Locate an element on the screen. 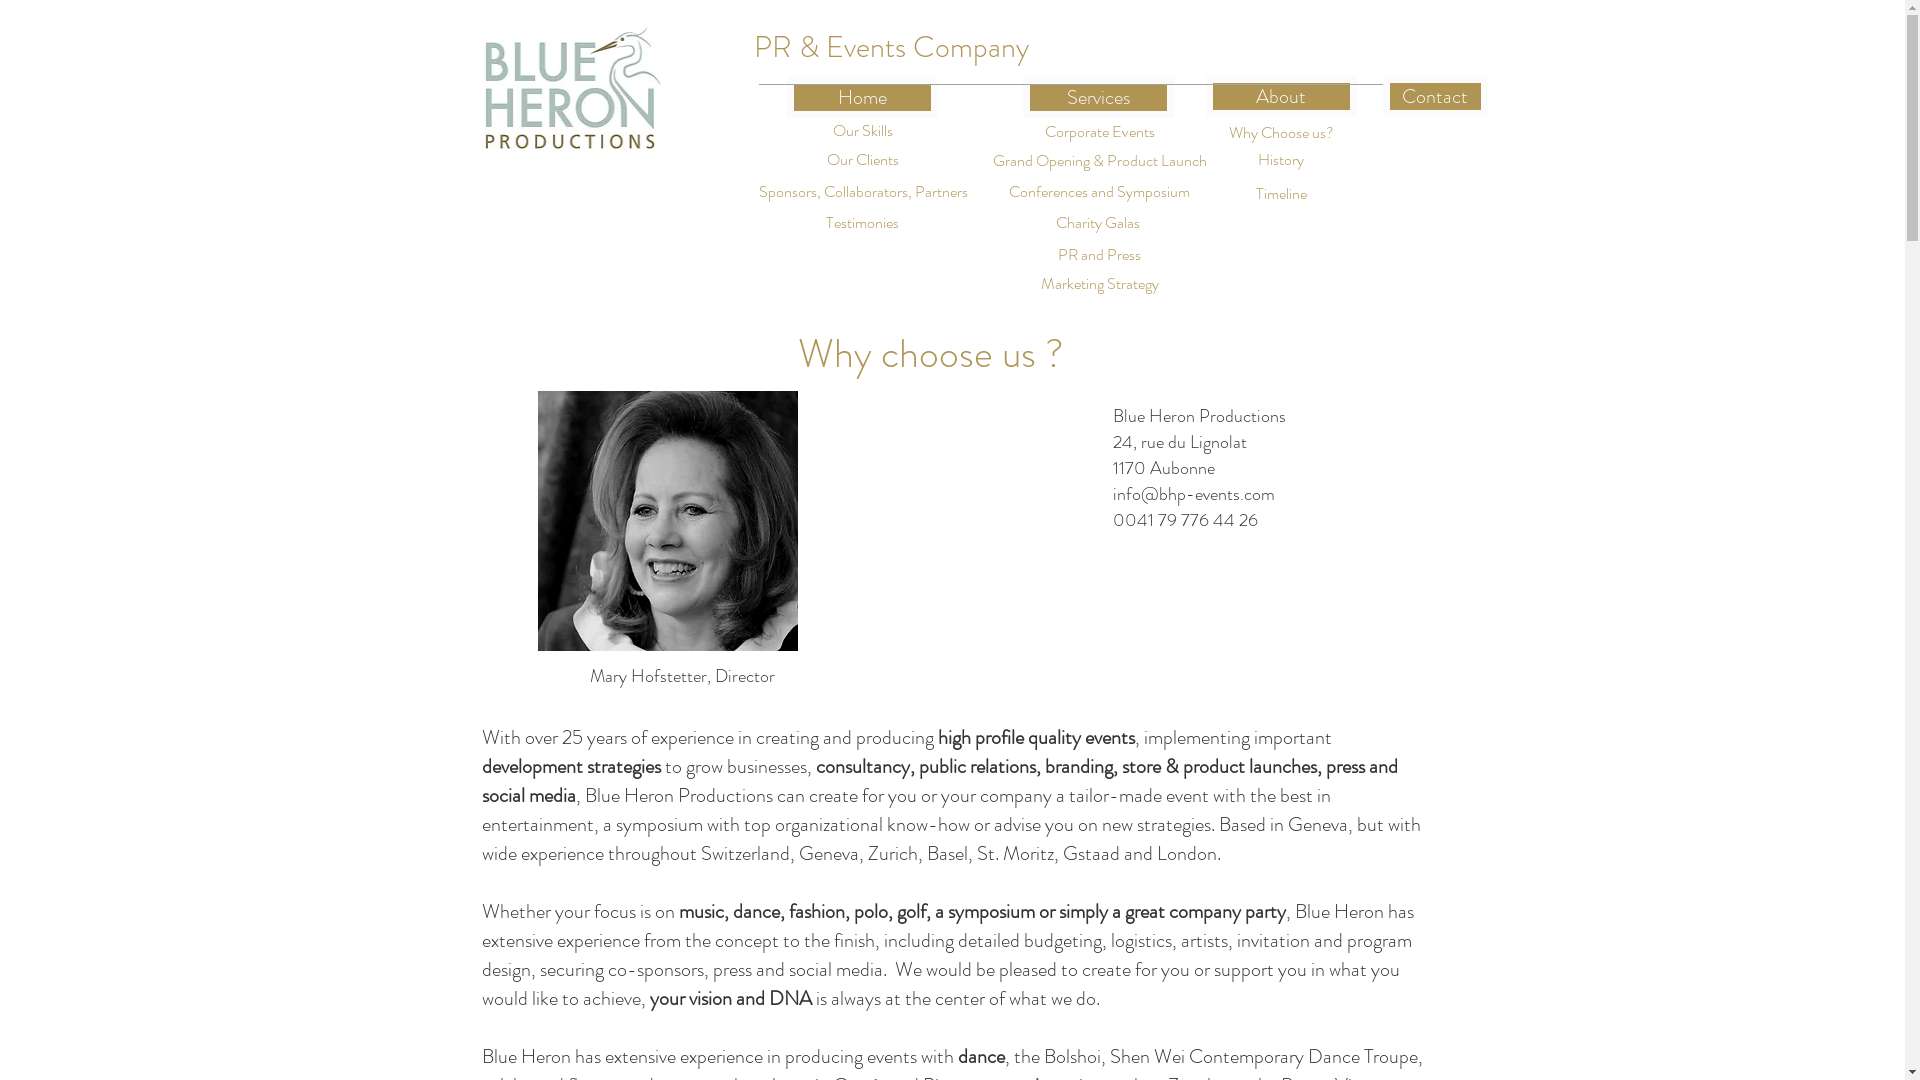 This screenshot has height=1080, width=1920. 'Services' is located at coordinates (1022, 97).